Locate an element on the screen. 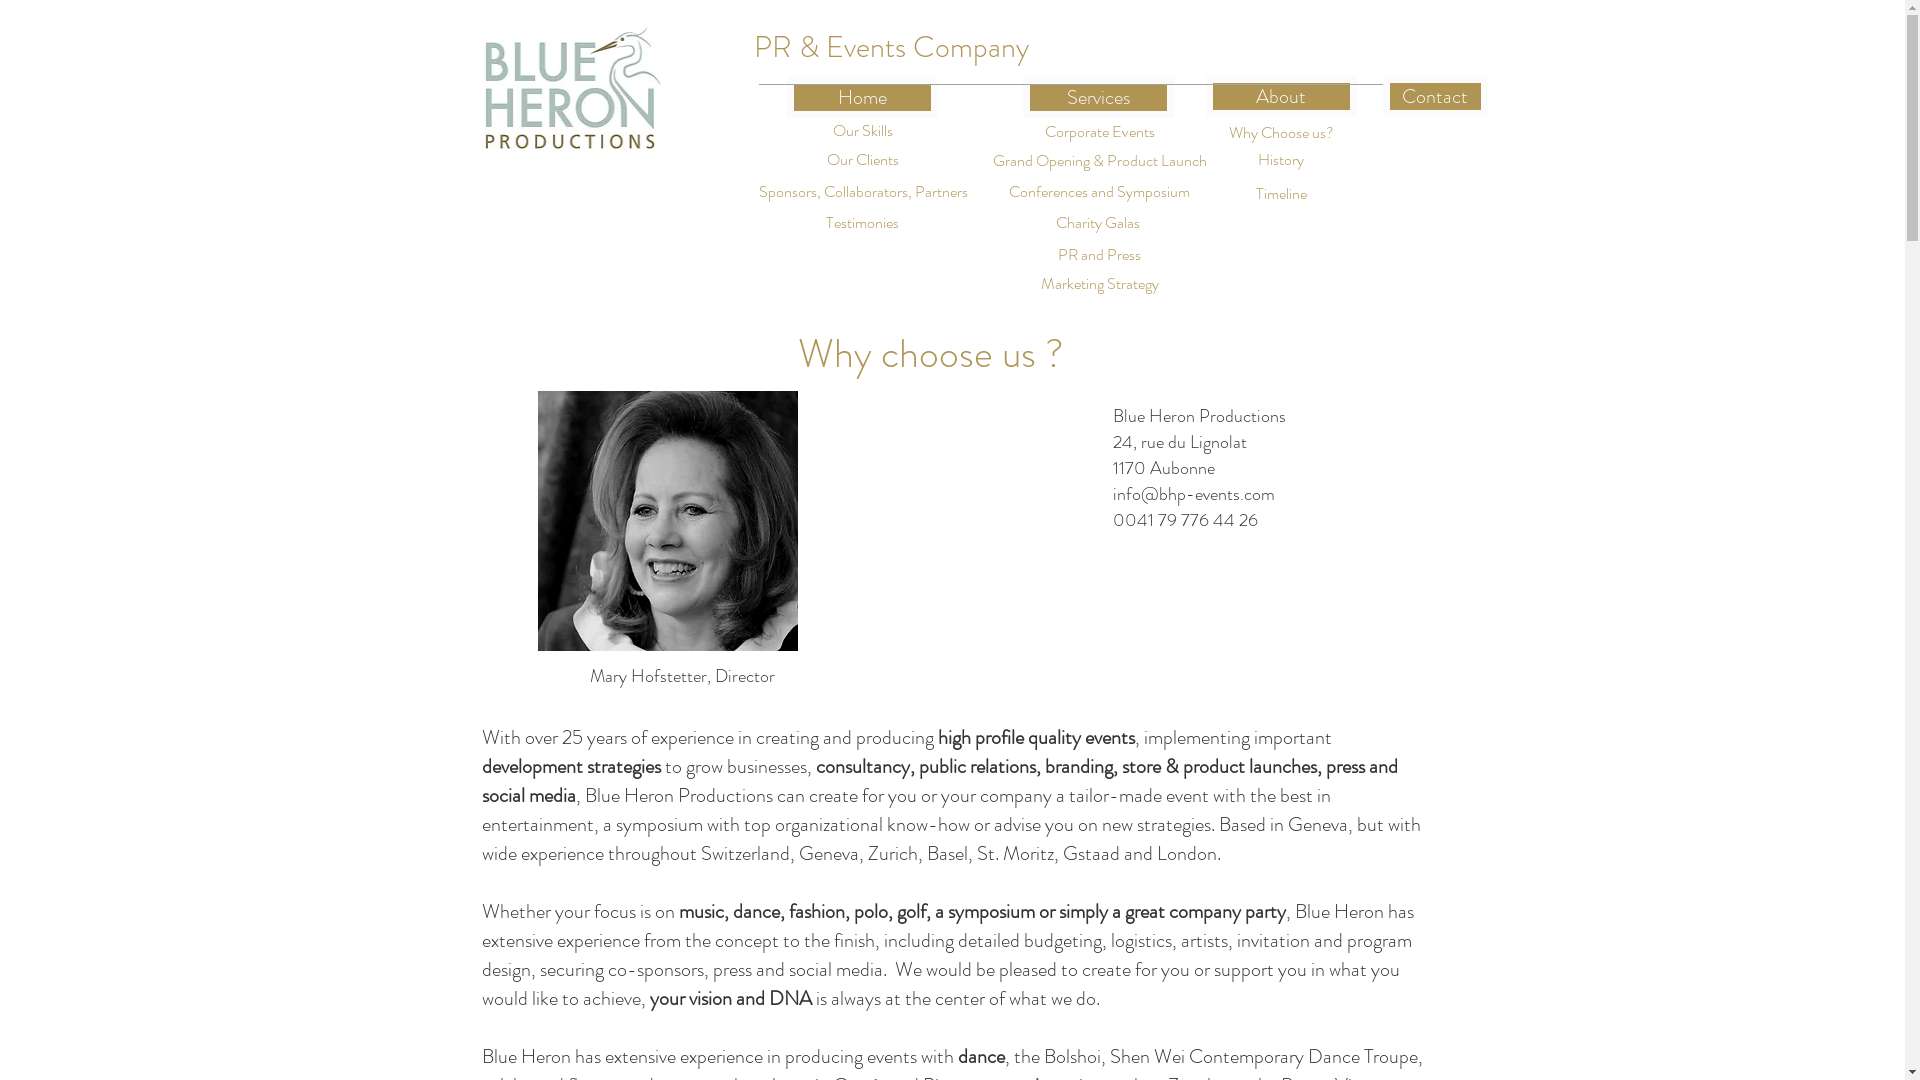 This screenshot has height=1080, width=1920. 'Services' is located at coordinates (1022, 97).